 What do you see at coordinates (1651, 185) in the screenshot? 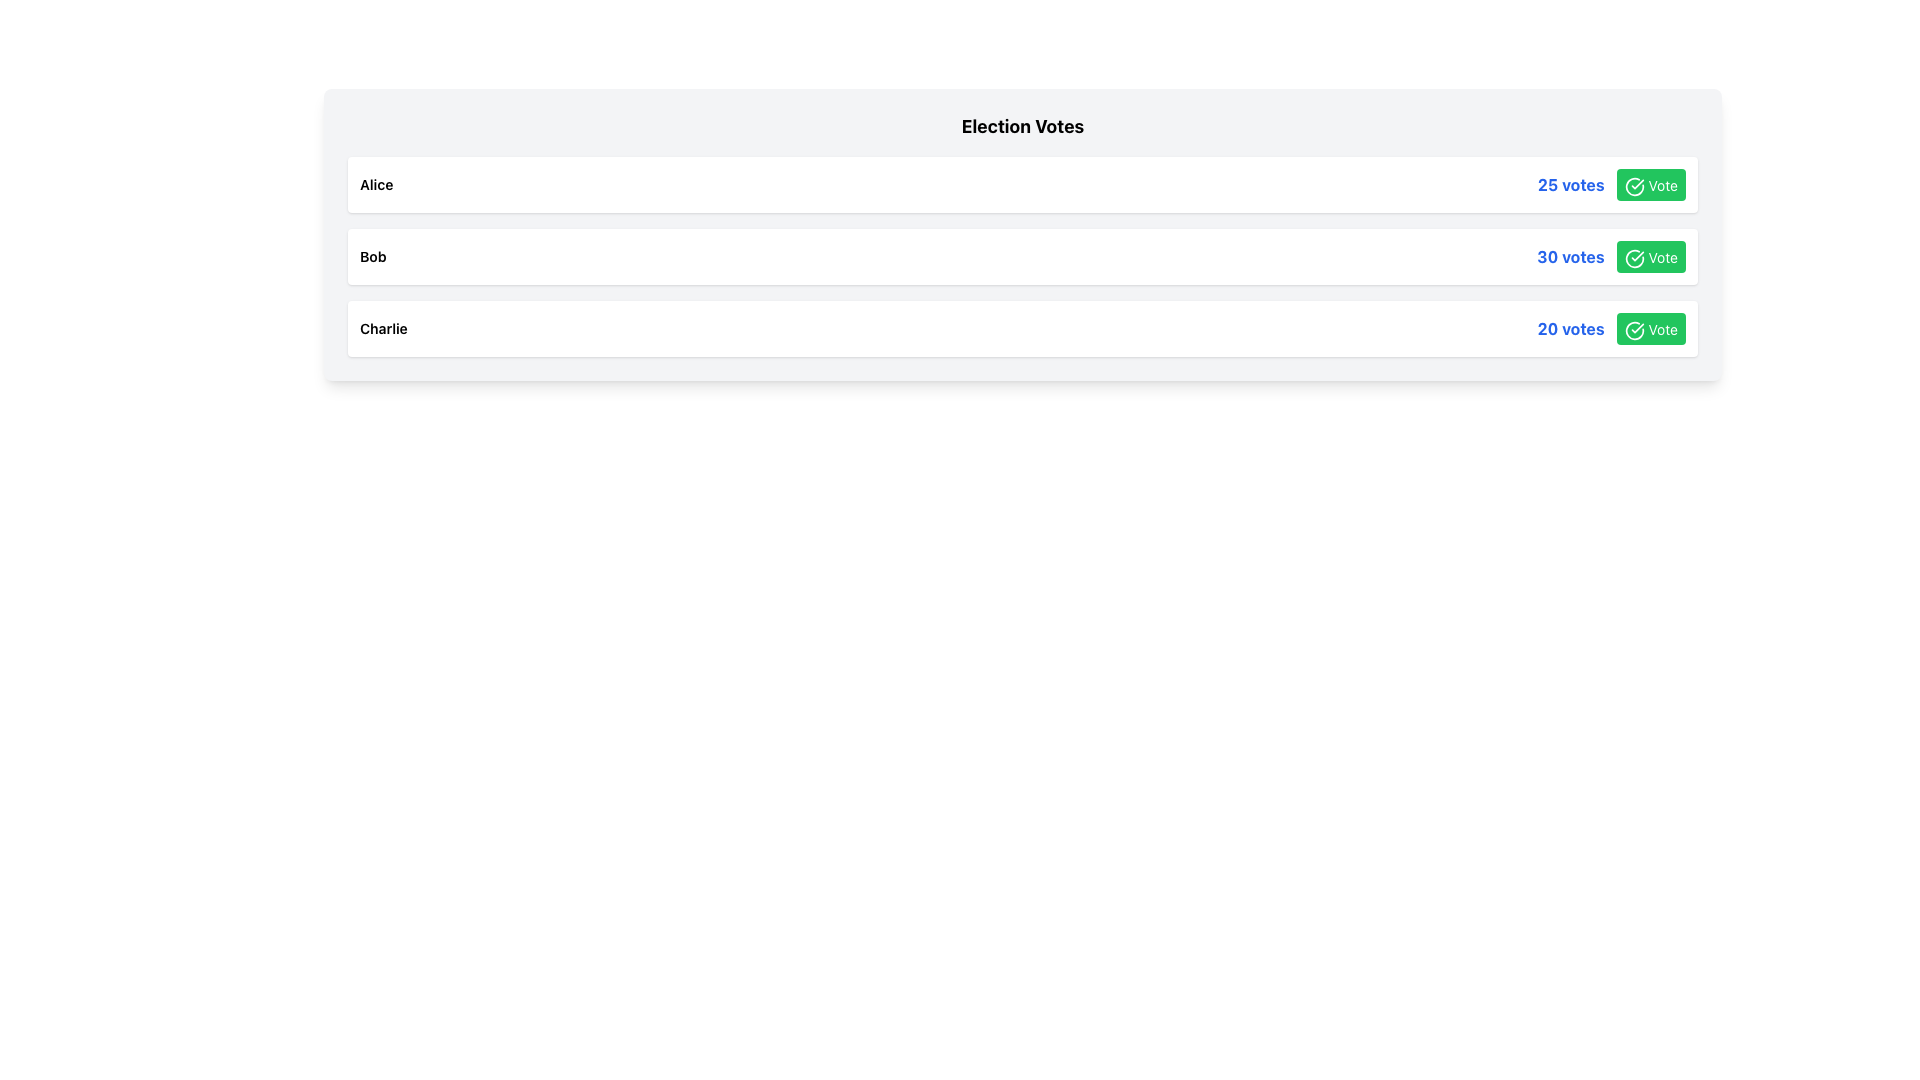
I see `the button located on the right side of the row corresponding to '25 votes' to cast the vote` at bounding box center [1651, 185].